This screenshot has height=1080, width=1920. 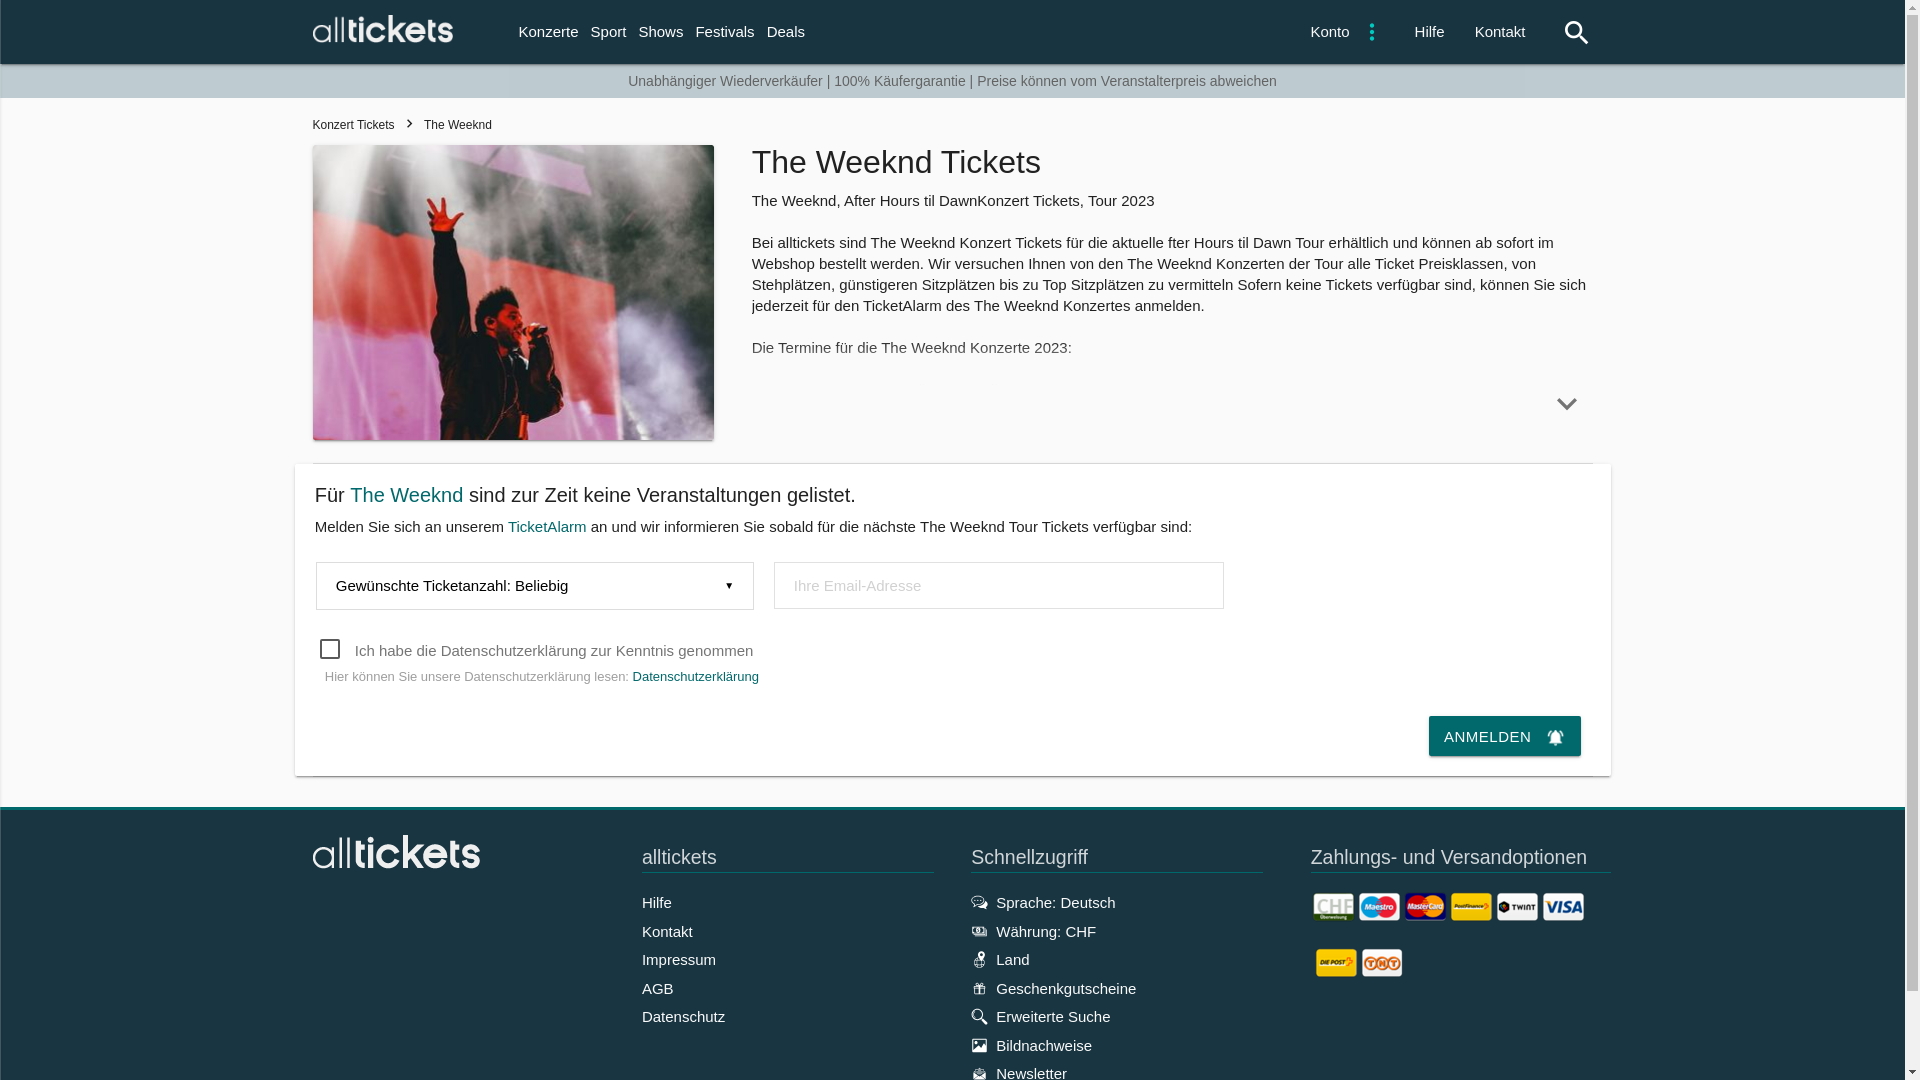 I want to click on 'Shows', so click(x=660, y=31).